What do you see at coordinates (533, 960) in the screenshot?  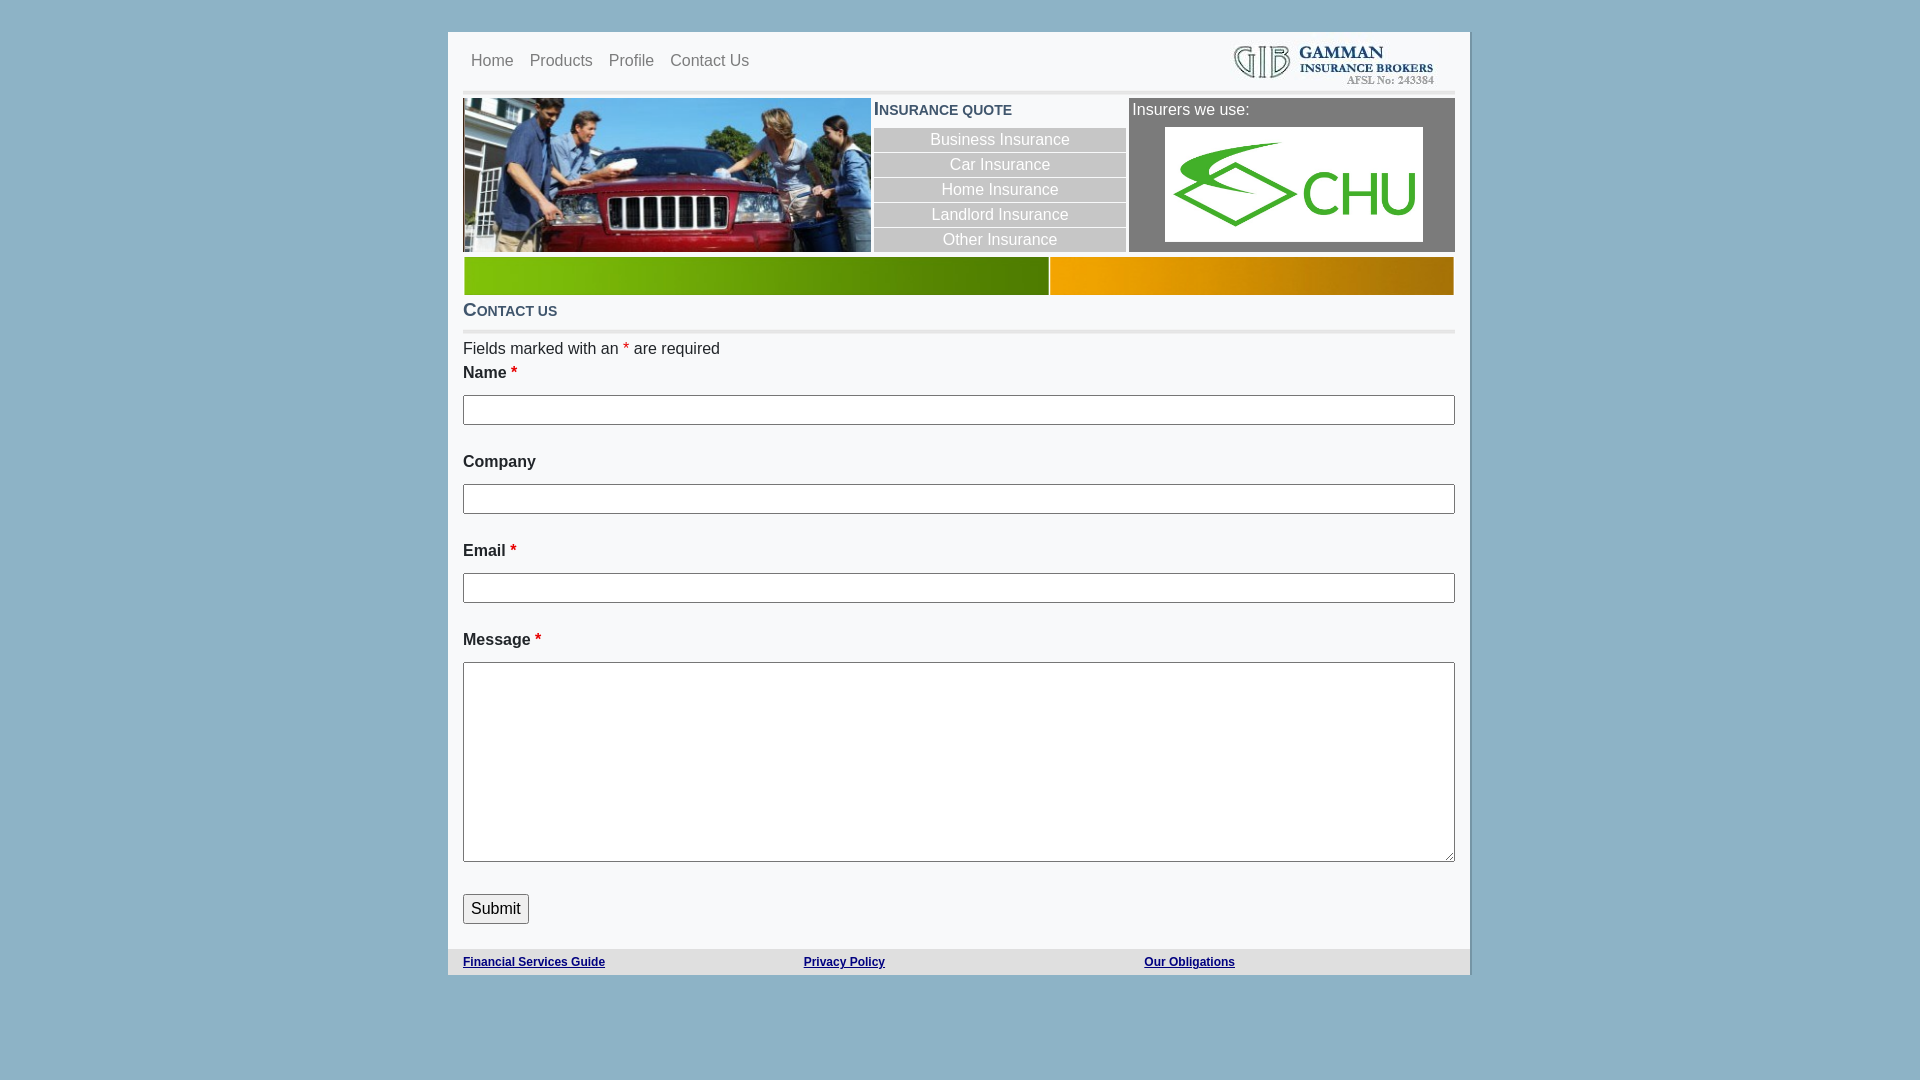 I see `'Financial Services Guide'` at bounding box center [533, 960].